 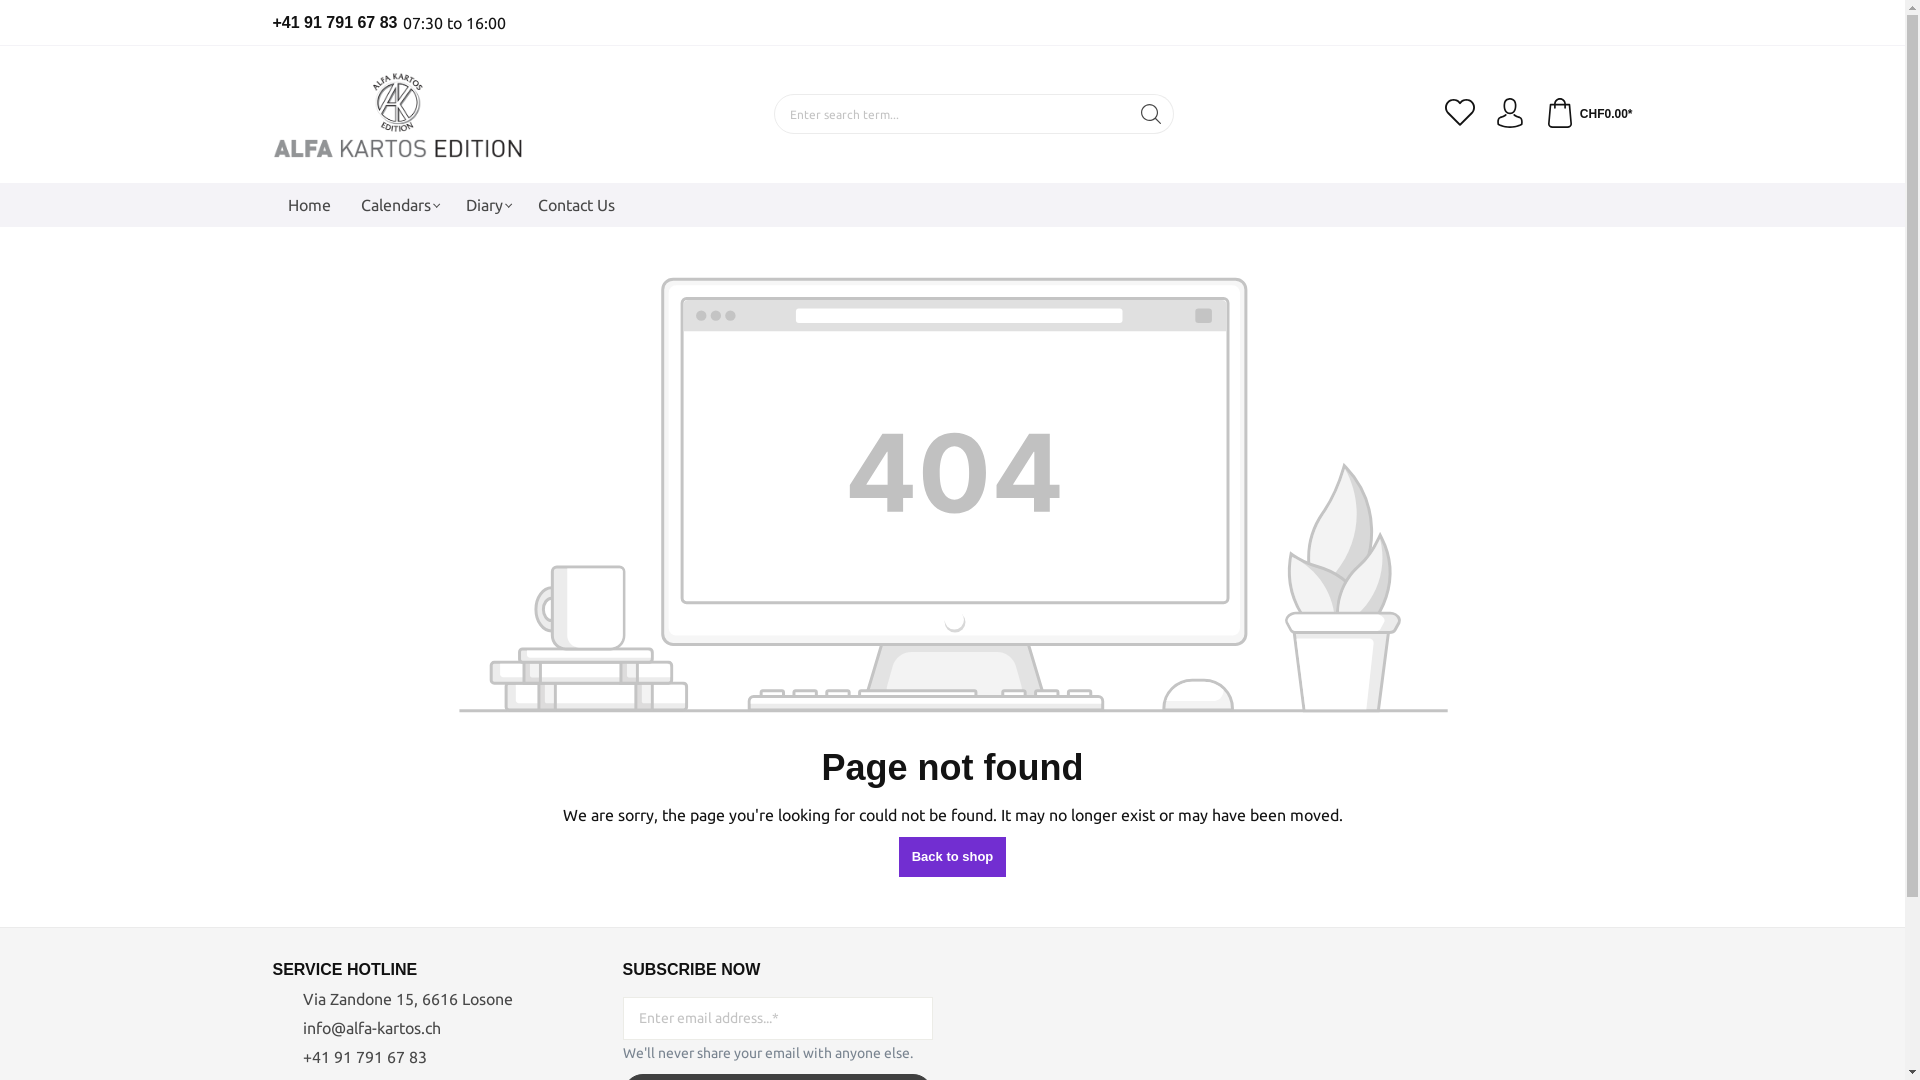 I want to click on 'Contact Us', so click(x=574, y=204).